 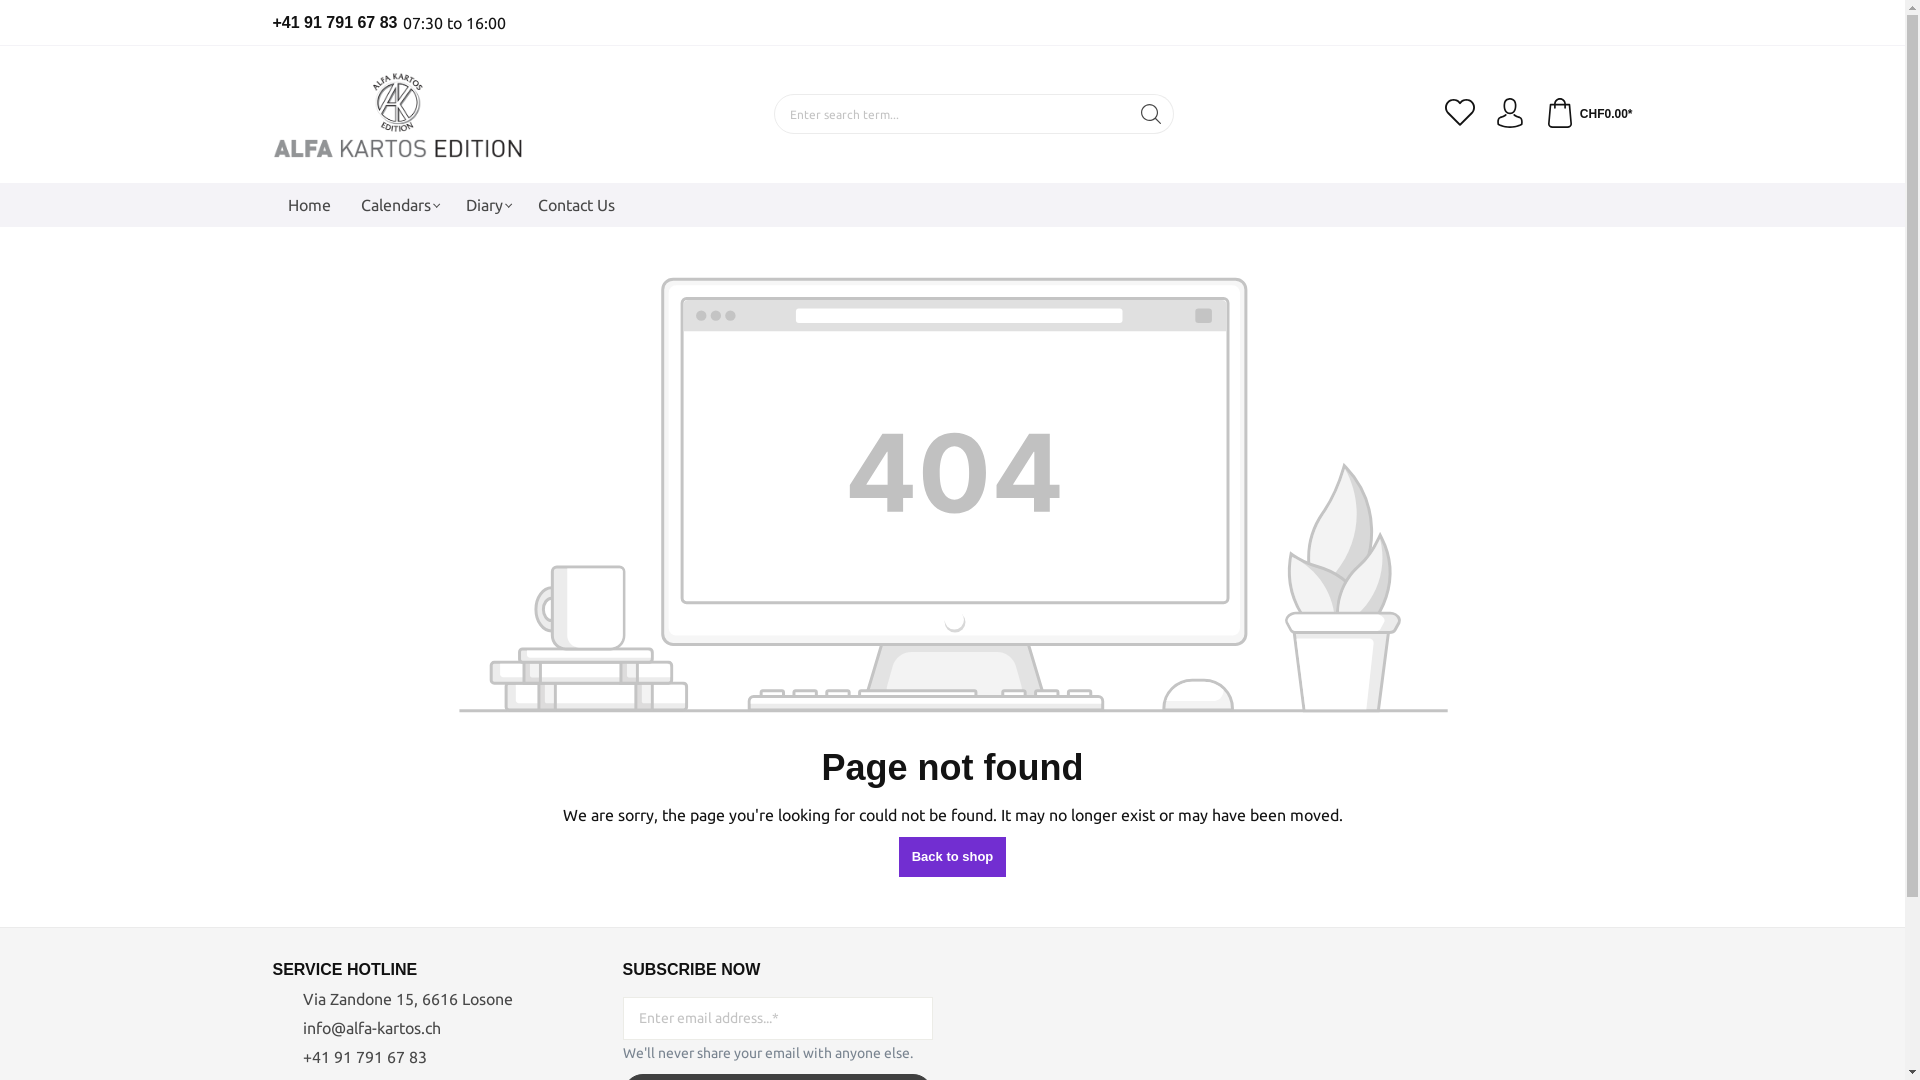 I want to click on 'Contact Us', so click(x=574, y=204).